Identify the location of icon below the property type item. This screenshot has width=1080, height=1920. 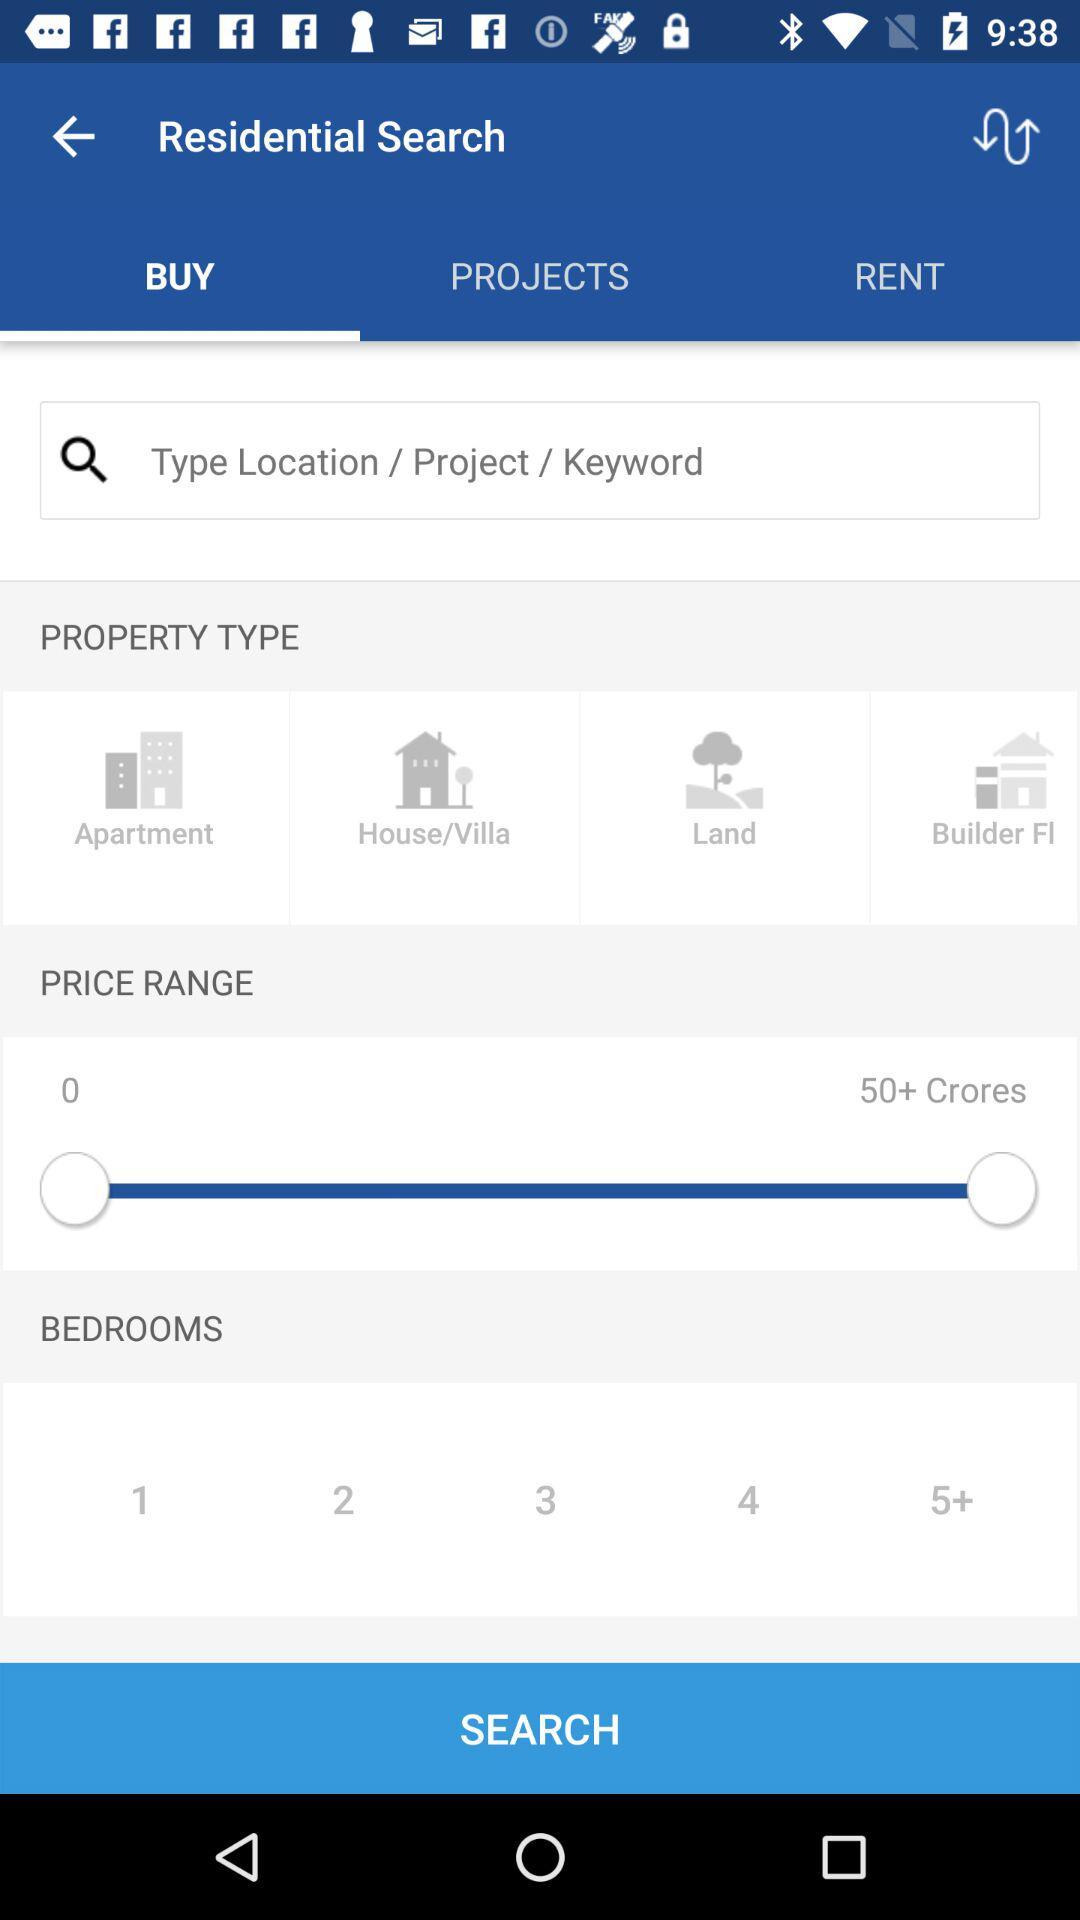
(724, 808).